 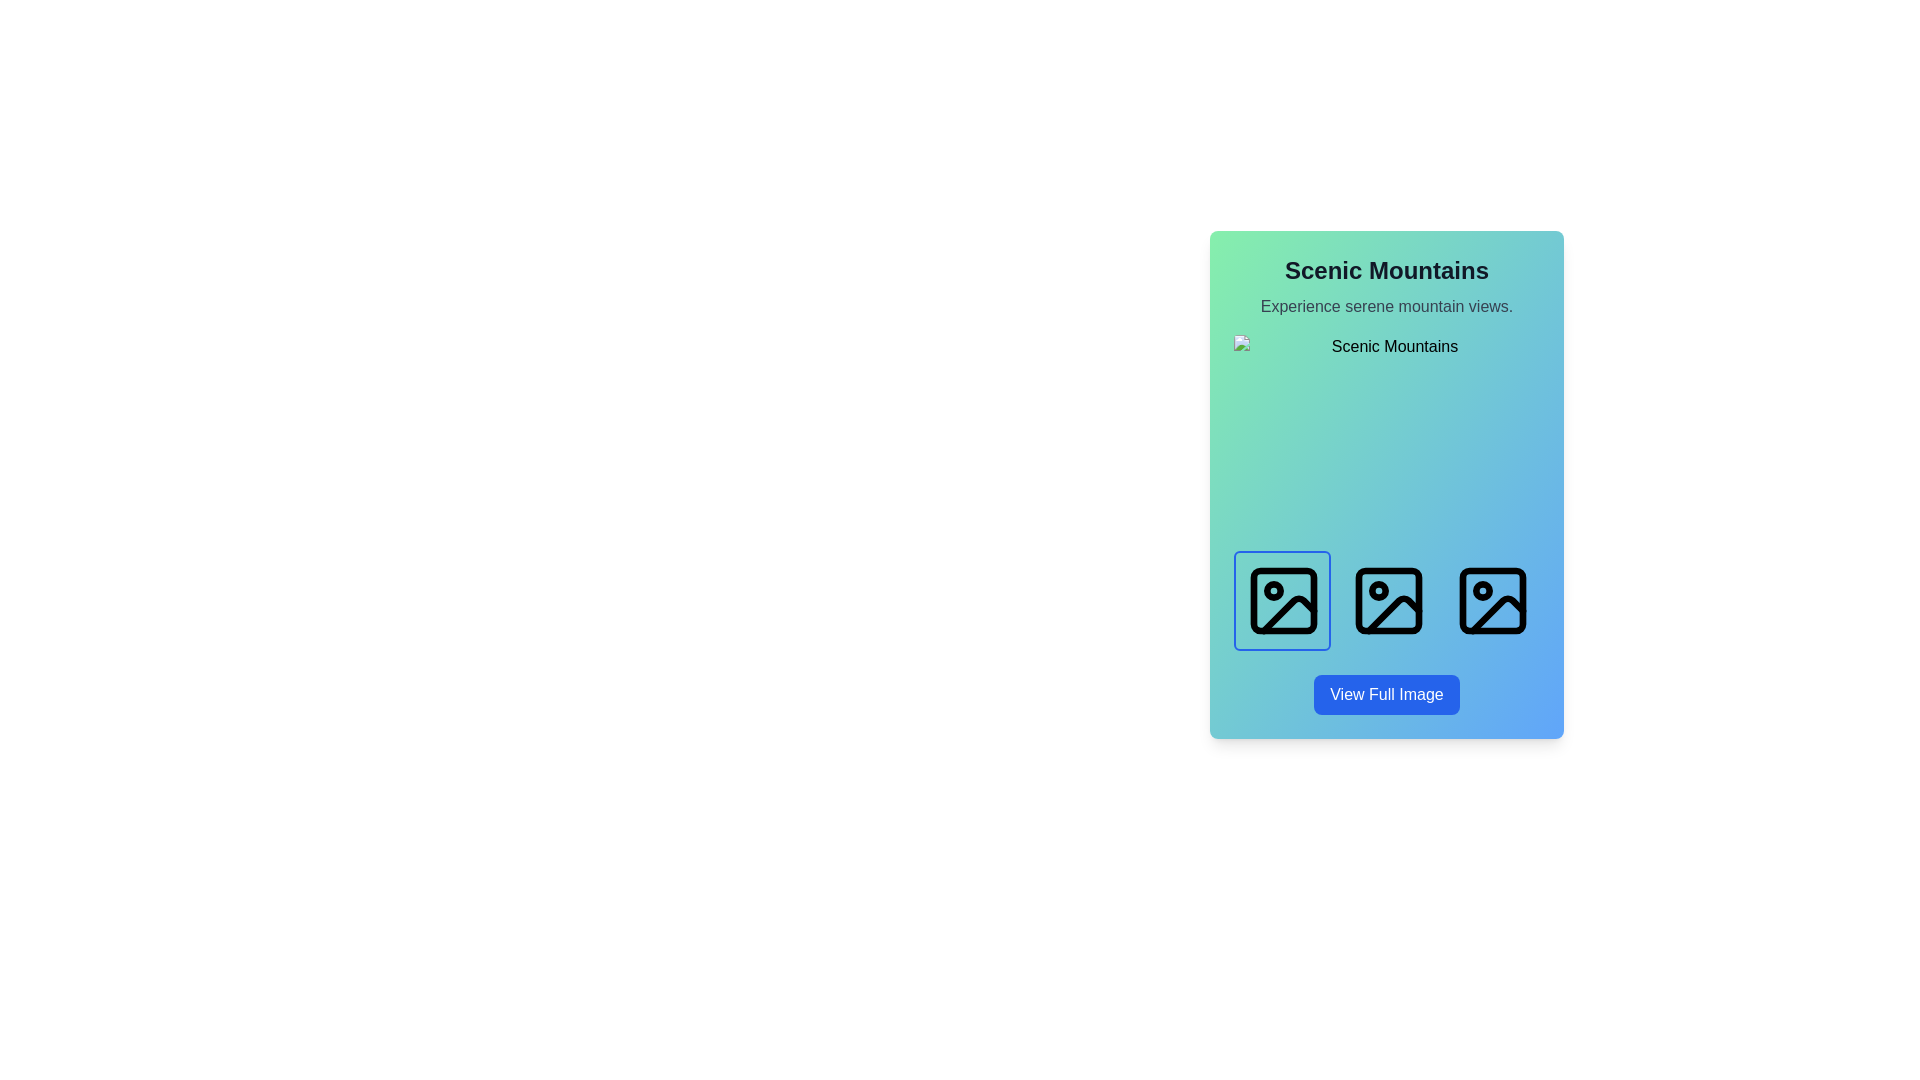 What do you see at coordinates (1483, 589) in the screenshot?
I see `the marked state of the indicator located in the bottom-right corner of the third icon from the left in a horizontal row of image icons` at bounding box center [1483, 589].